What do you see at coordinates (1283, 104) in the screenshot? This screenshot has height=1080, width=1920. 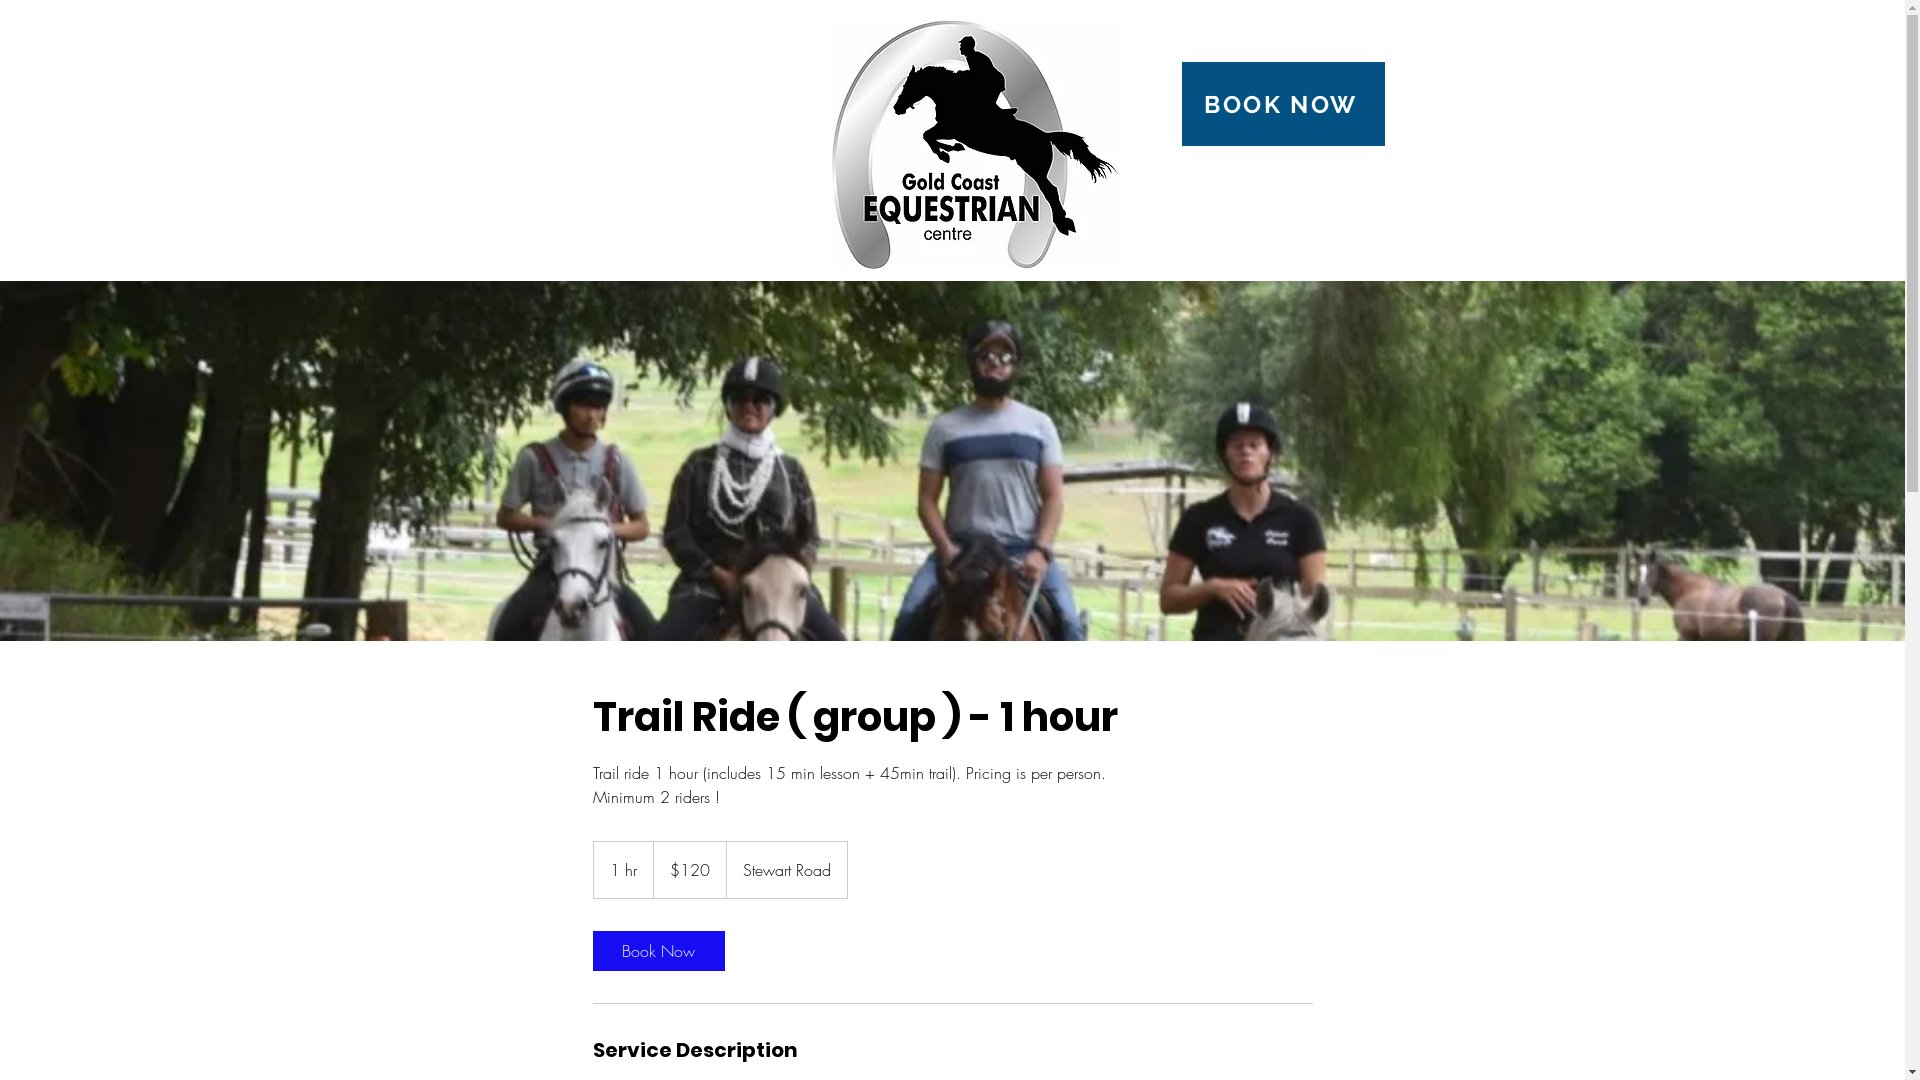 I see `'BOOK NOW'` at bounding box center [1283, 104].